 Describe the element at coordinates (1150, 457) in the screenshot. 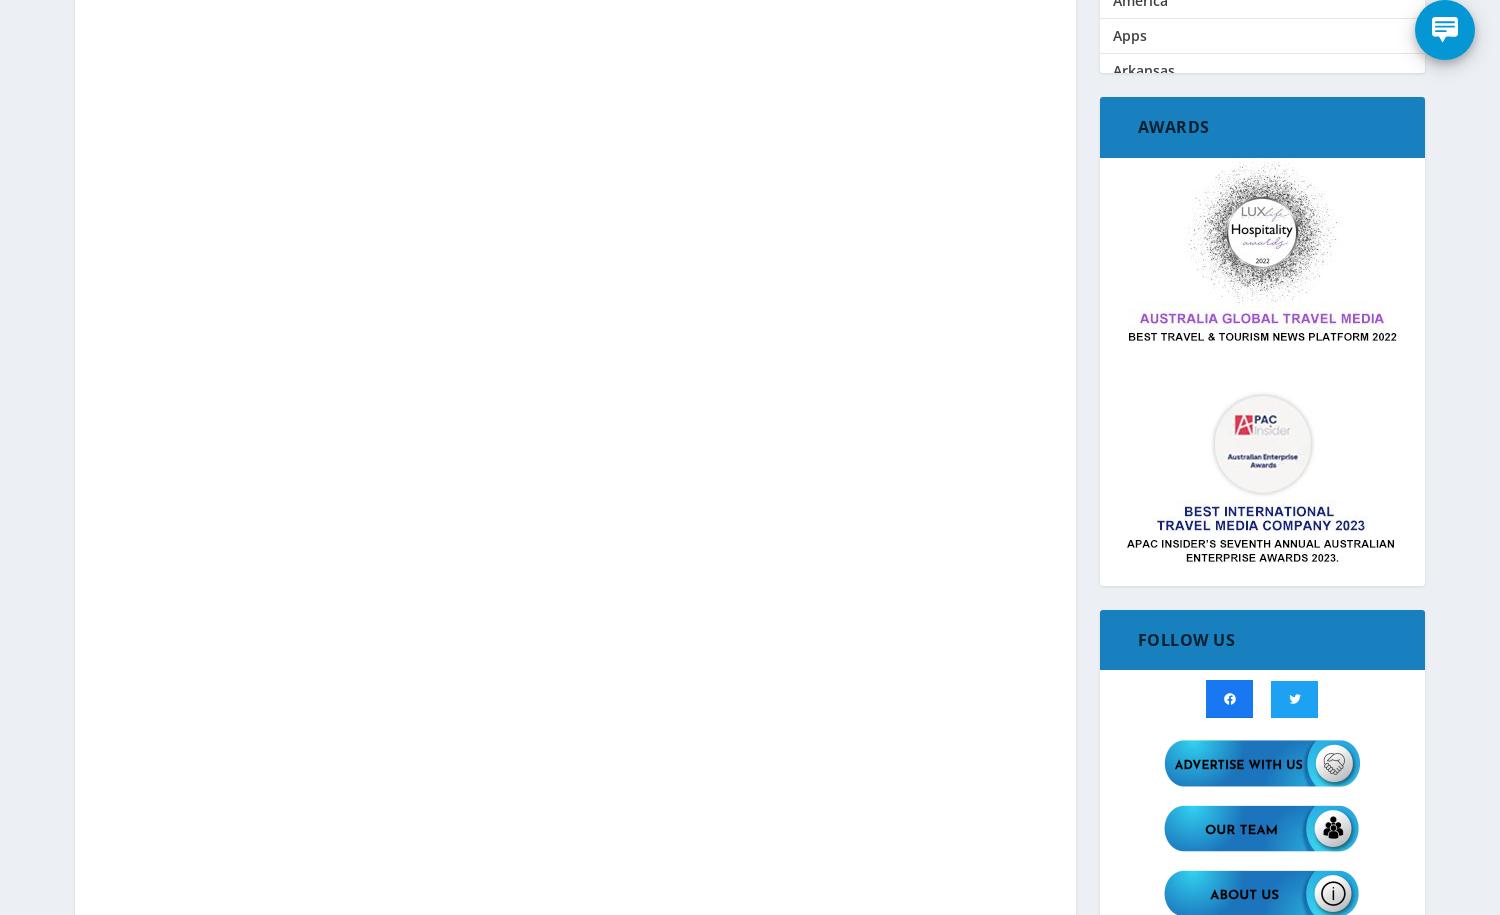

I see `'Car Rentals'` at that location.